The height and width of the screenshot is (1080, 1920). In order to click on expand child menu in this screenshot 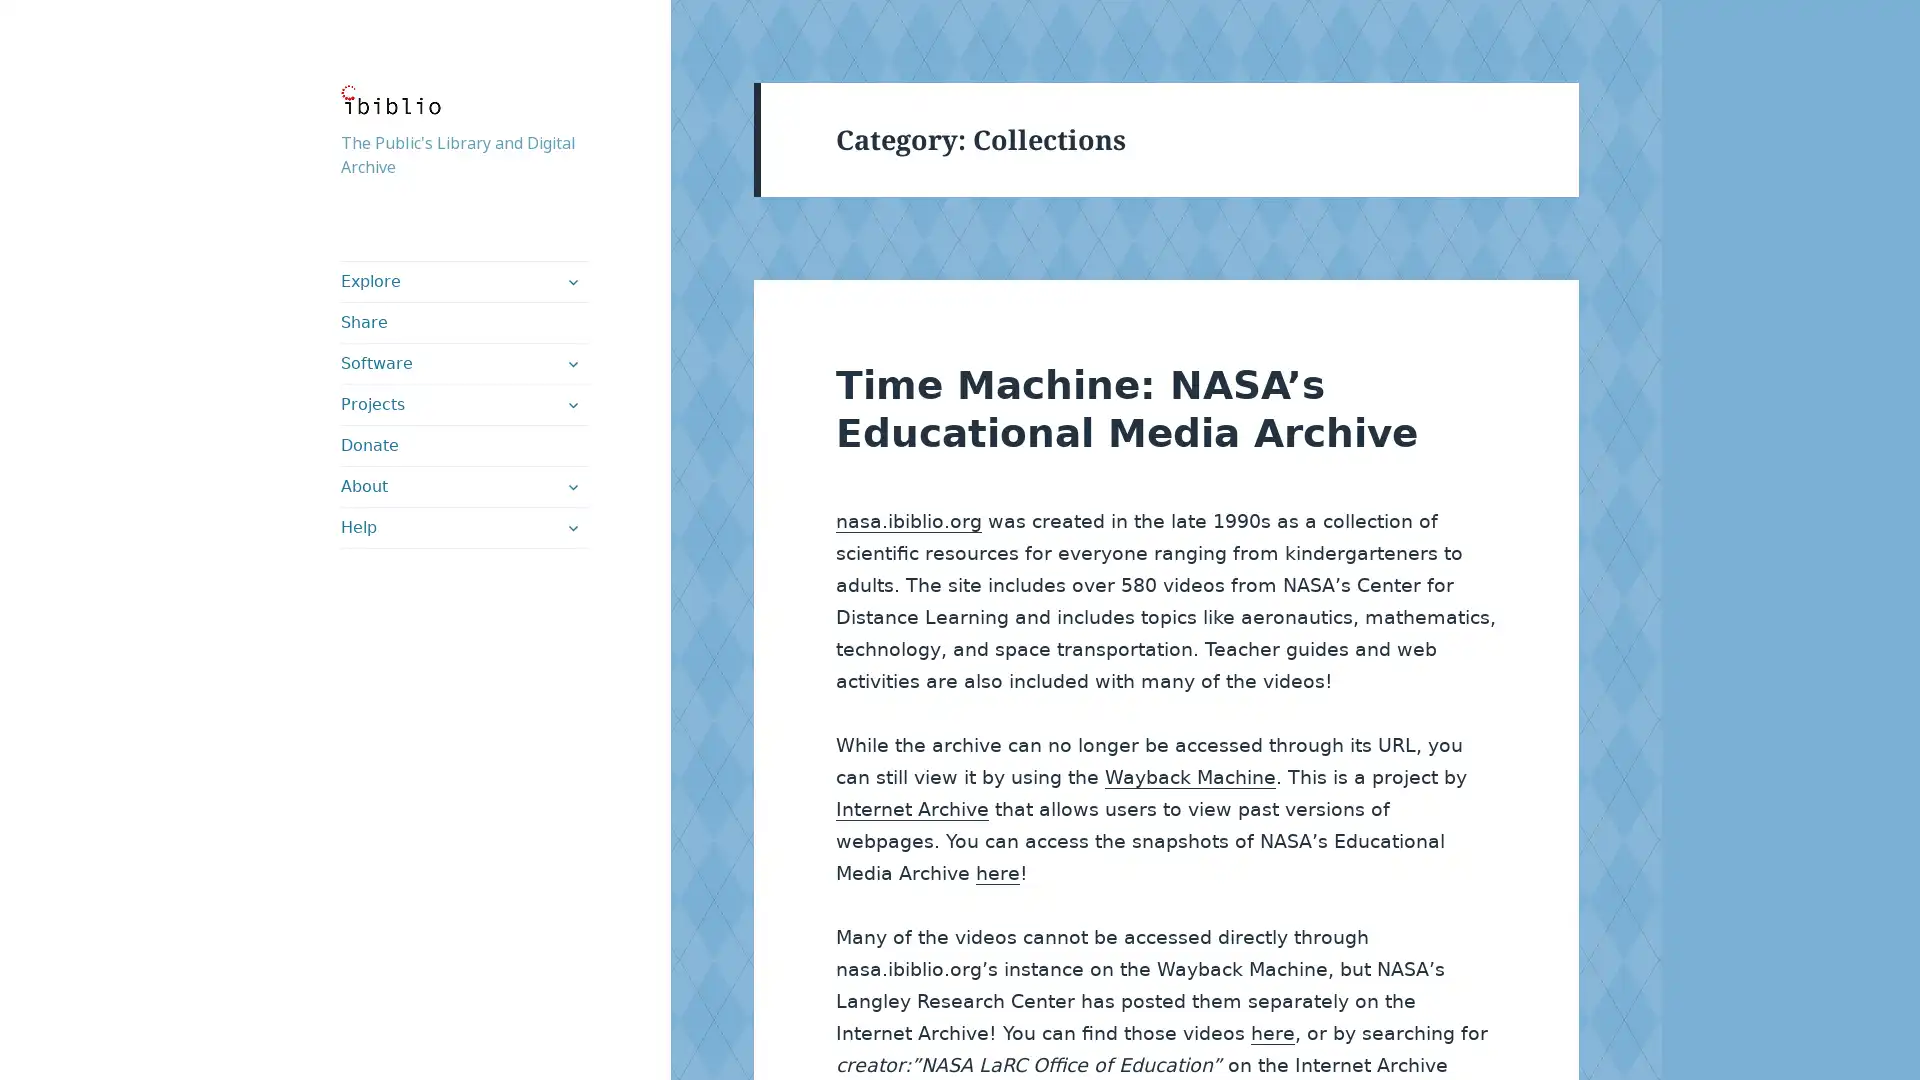, I will do `click(570, 486)`.